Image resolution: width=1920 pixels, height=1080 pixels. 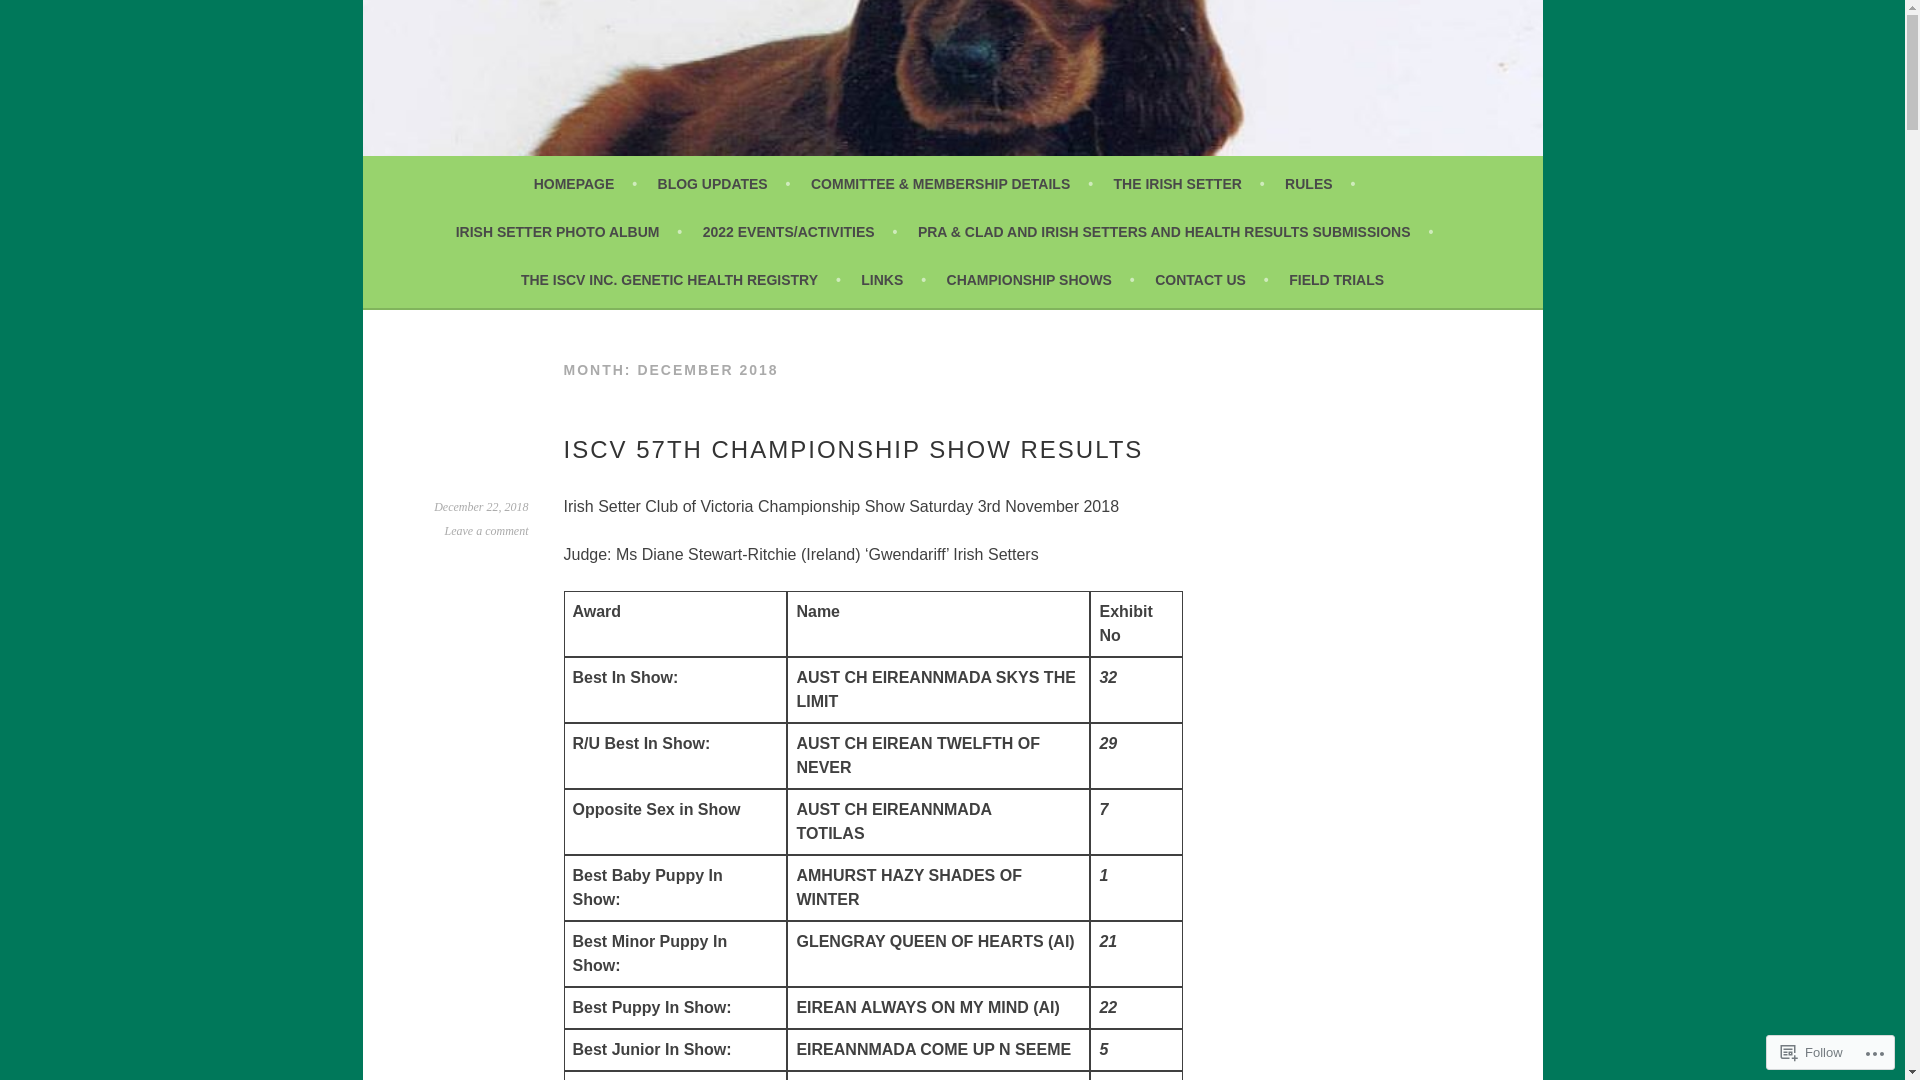 What do you see at coordinates (1189, 184) in the screenshot?
I see `'THE IRISH SETTER'` at bounding box center [1189, 184].